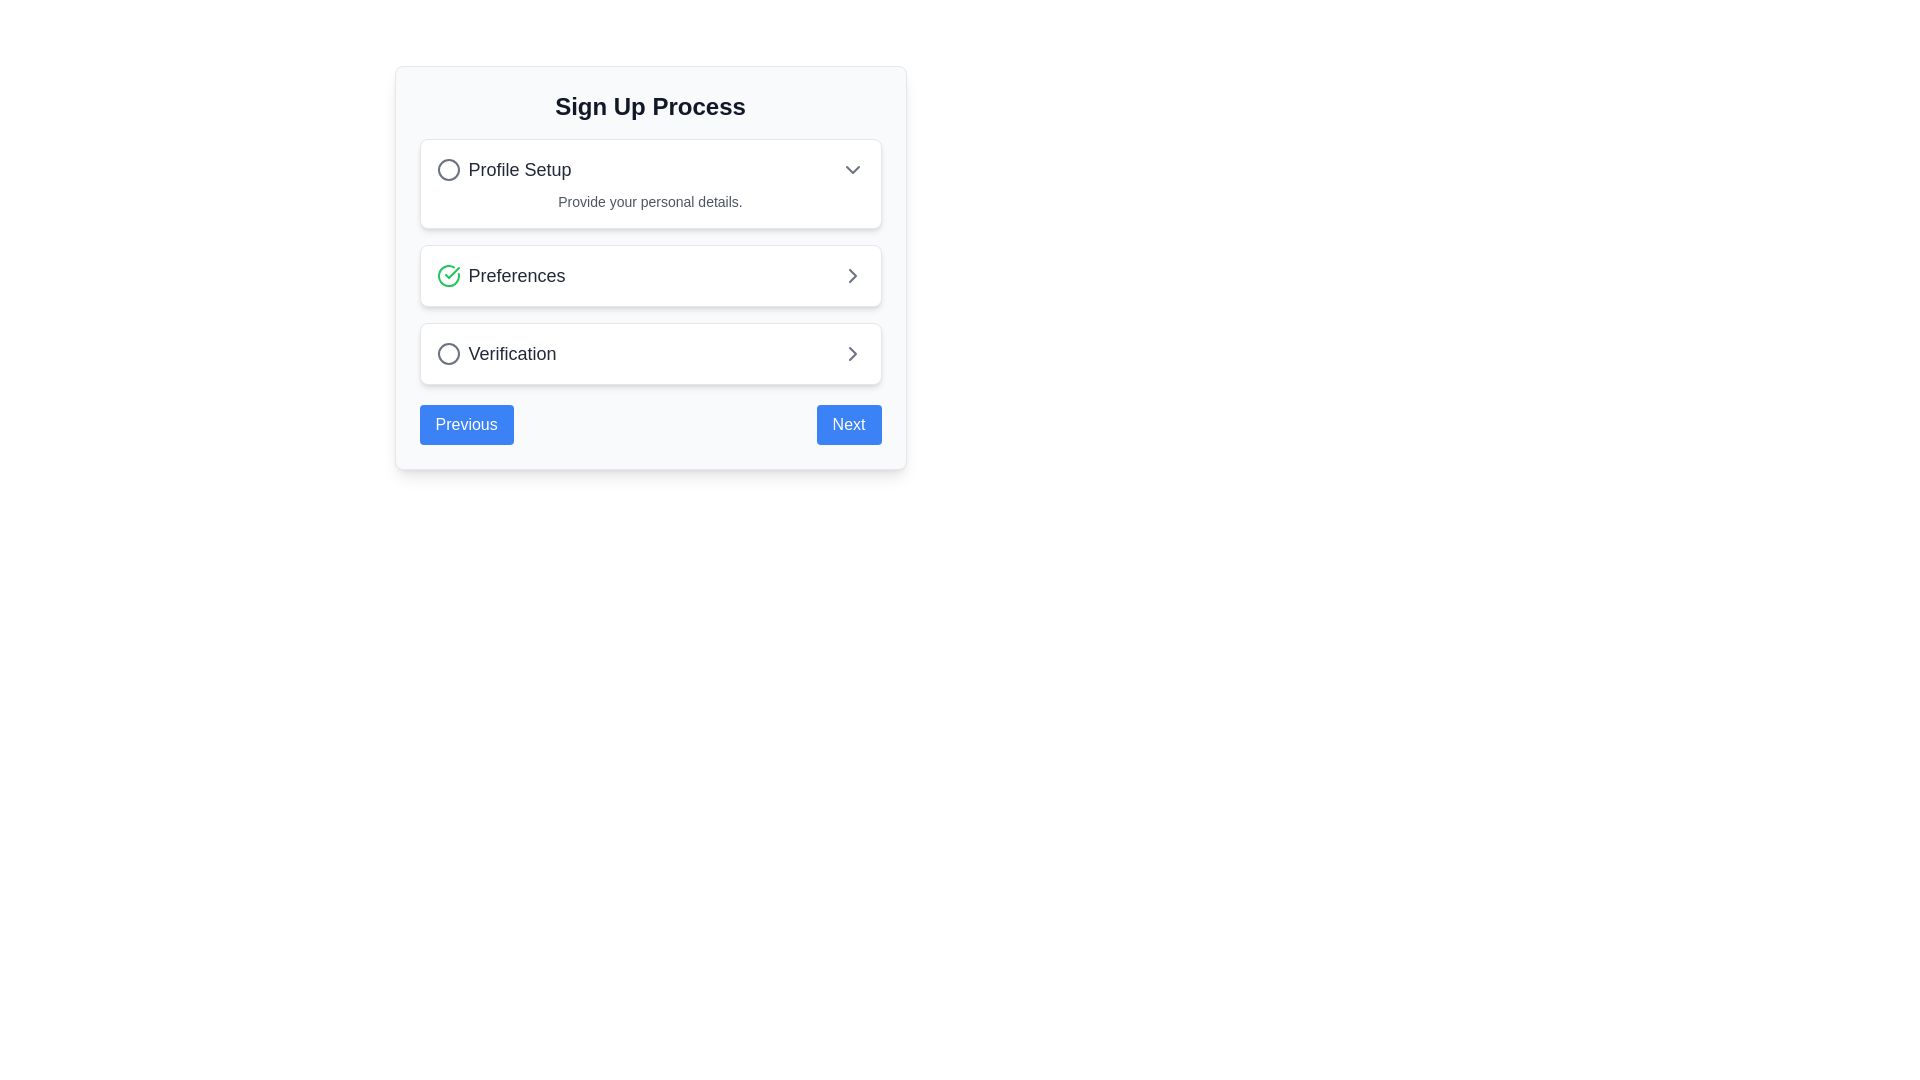 Image resolution: width=1920 pixels, height=1080 pixels. Describe the element at coordinates (447, 276) in the screenshot. I see `the green checkmark icon enclosed within a circle, located to the left of the 'Preferences' text` at that location.